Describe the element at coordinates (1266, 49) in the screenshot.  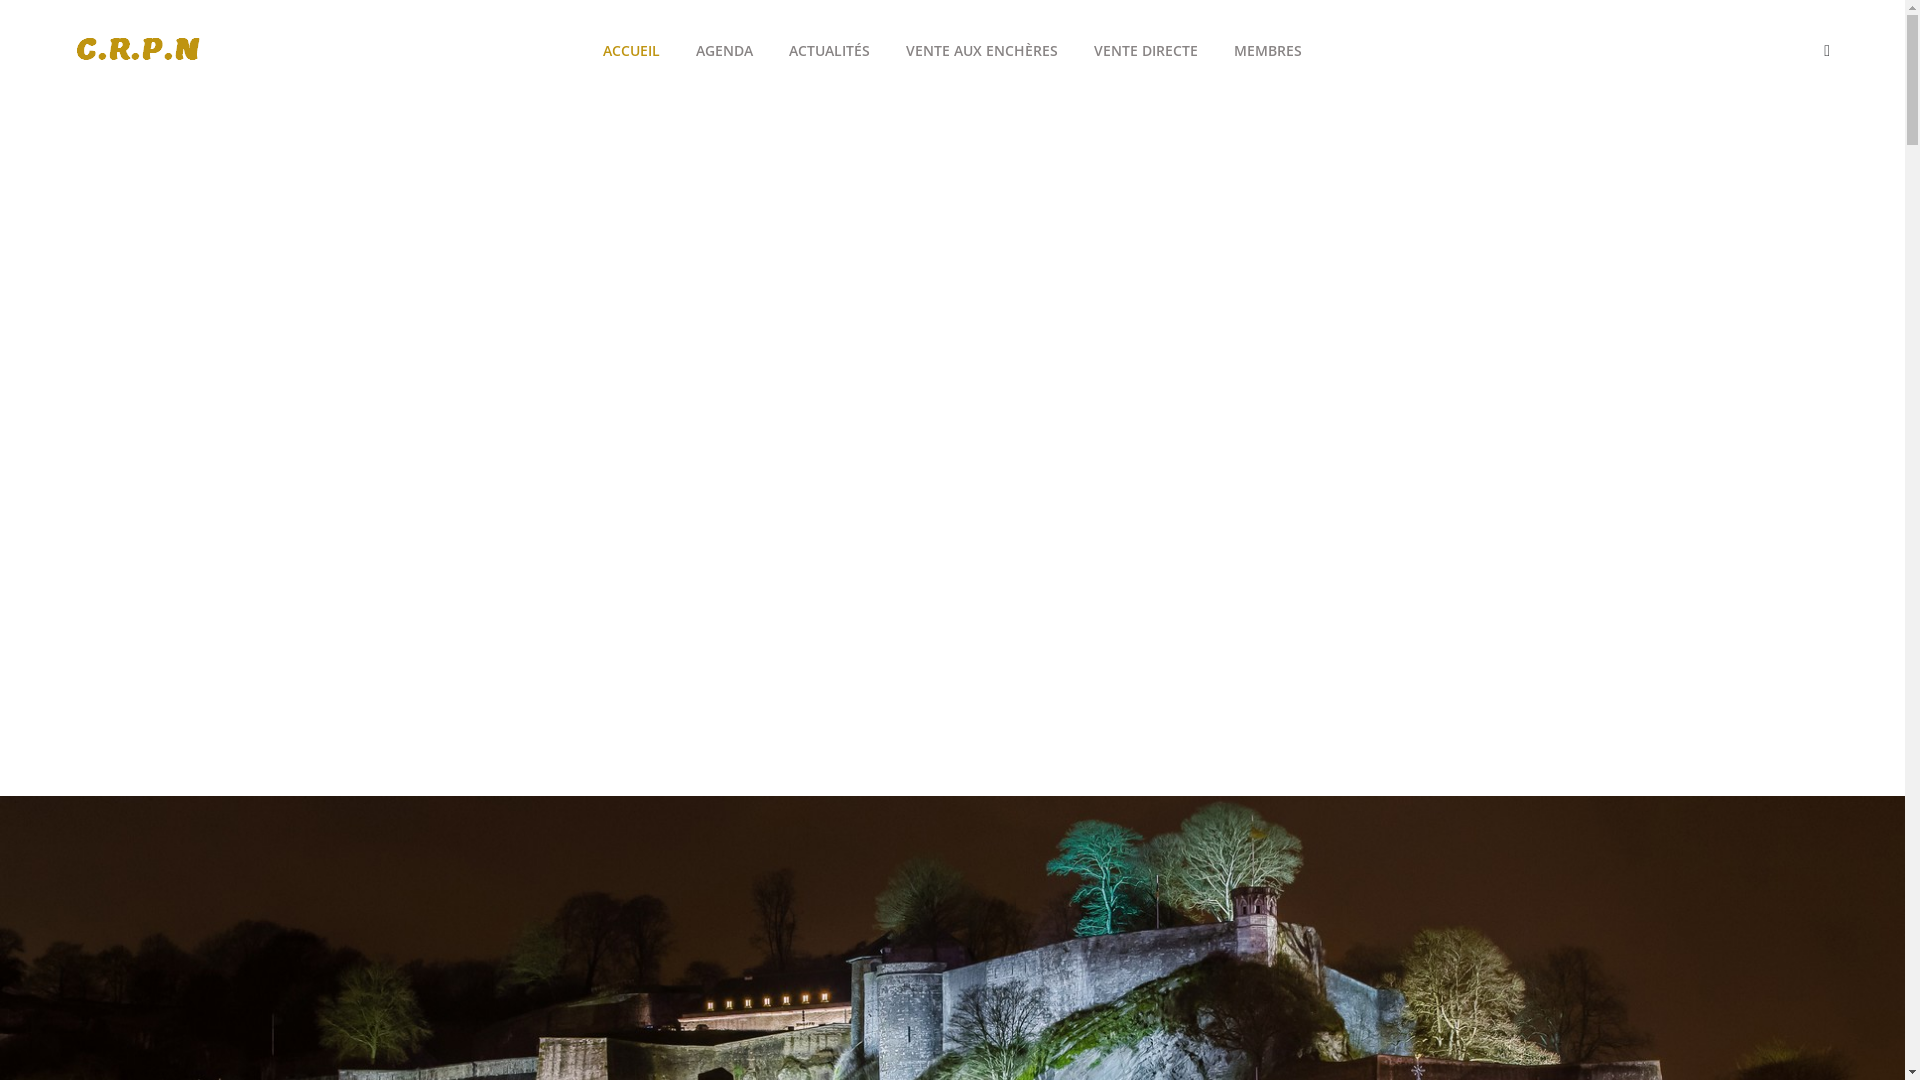
I see `'MEMBRES'` at that location.